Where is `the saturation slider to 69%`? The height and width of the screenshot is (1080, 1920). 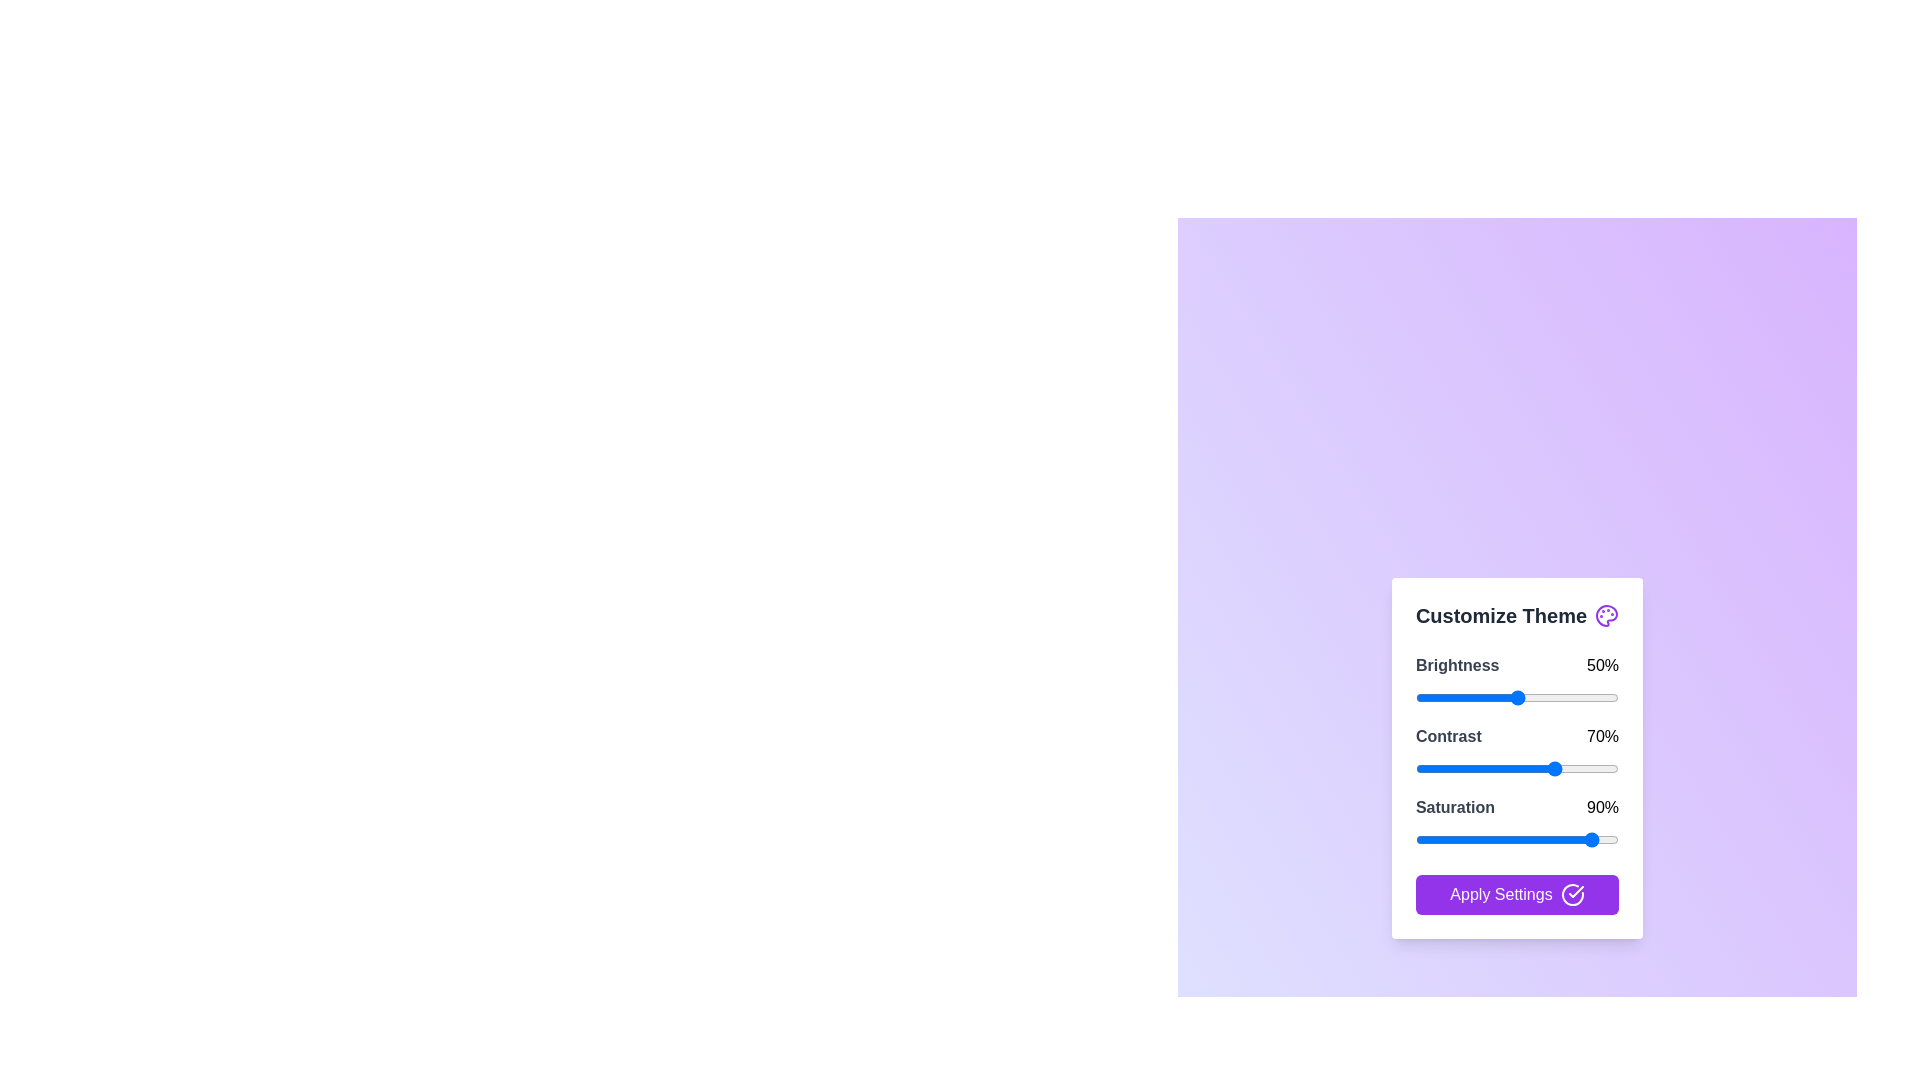
the saturation slider to 69% is located at coordinates (1555, 839).